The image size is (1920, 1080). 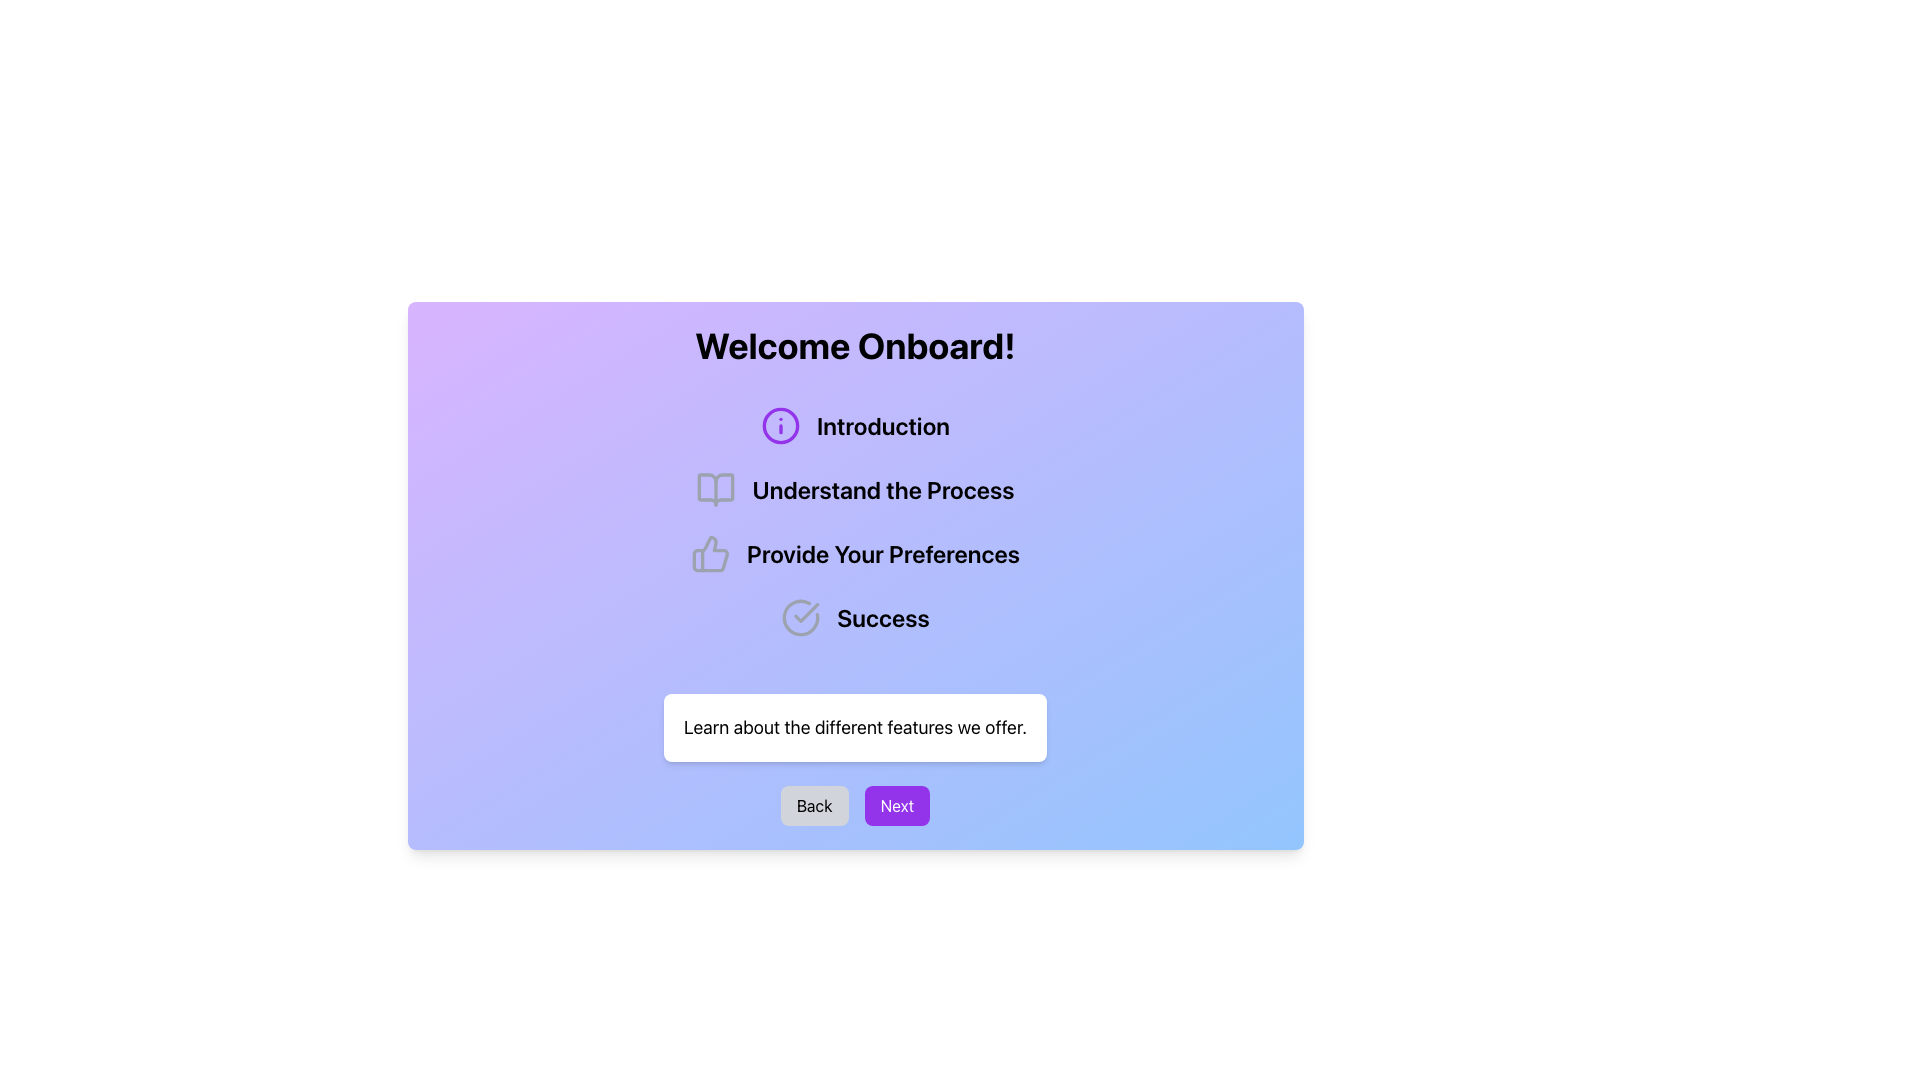 I want to click on the first button to the left of the 'Next' button, so click(x=814, y=805).